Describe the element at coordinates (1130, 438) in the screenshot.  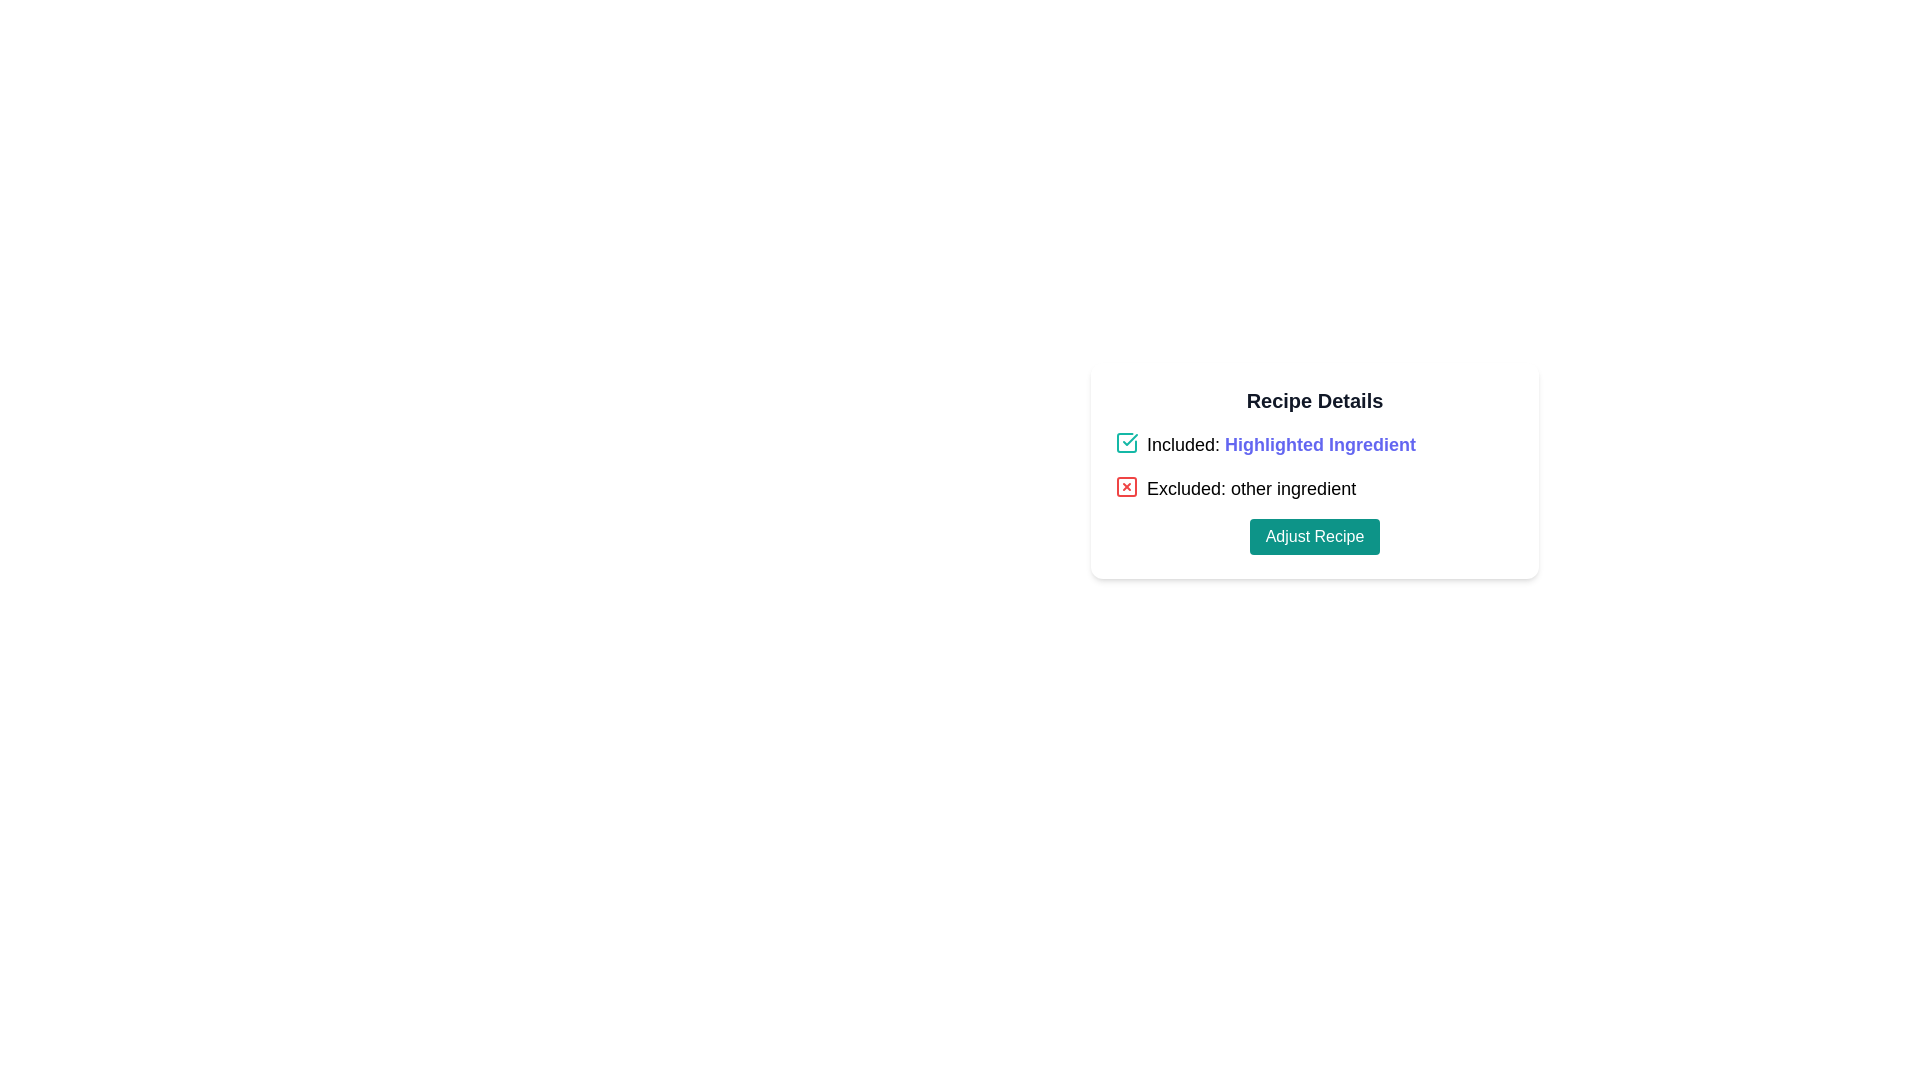
I see `the graphical checkmark icon that indicates the 'included' status for an ingredient in the Recipe Details section` at that location.